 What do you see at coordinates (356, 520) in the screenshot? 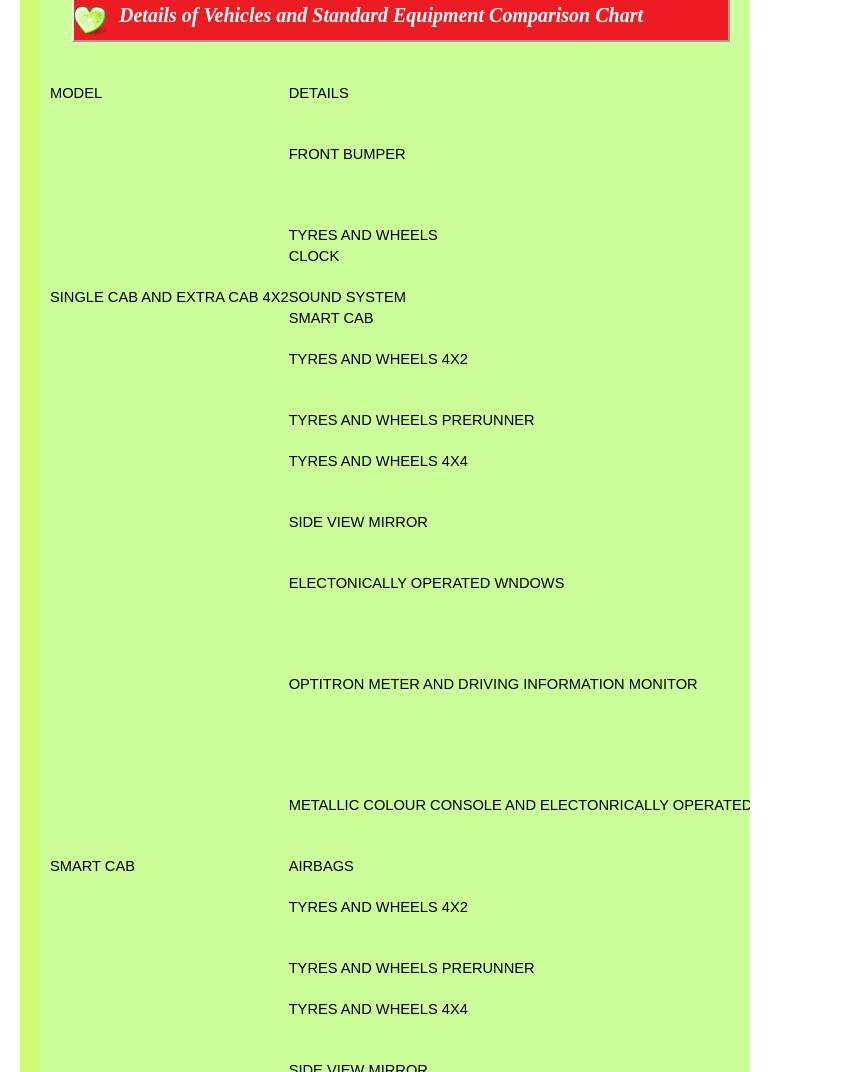
I see `'SIDE 
							   VIEW MIRROR'` at bounding box center [356, 520].